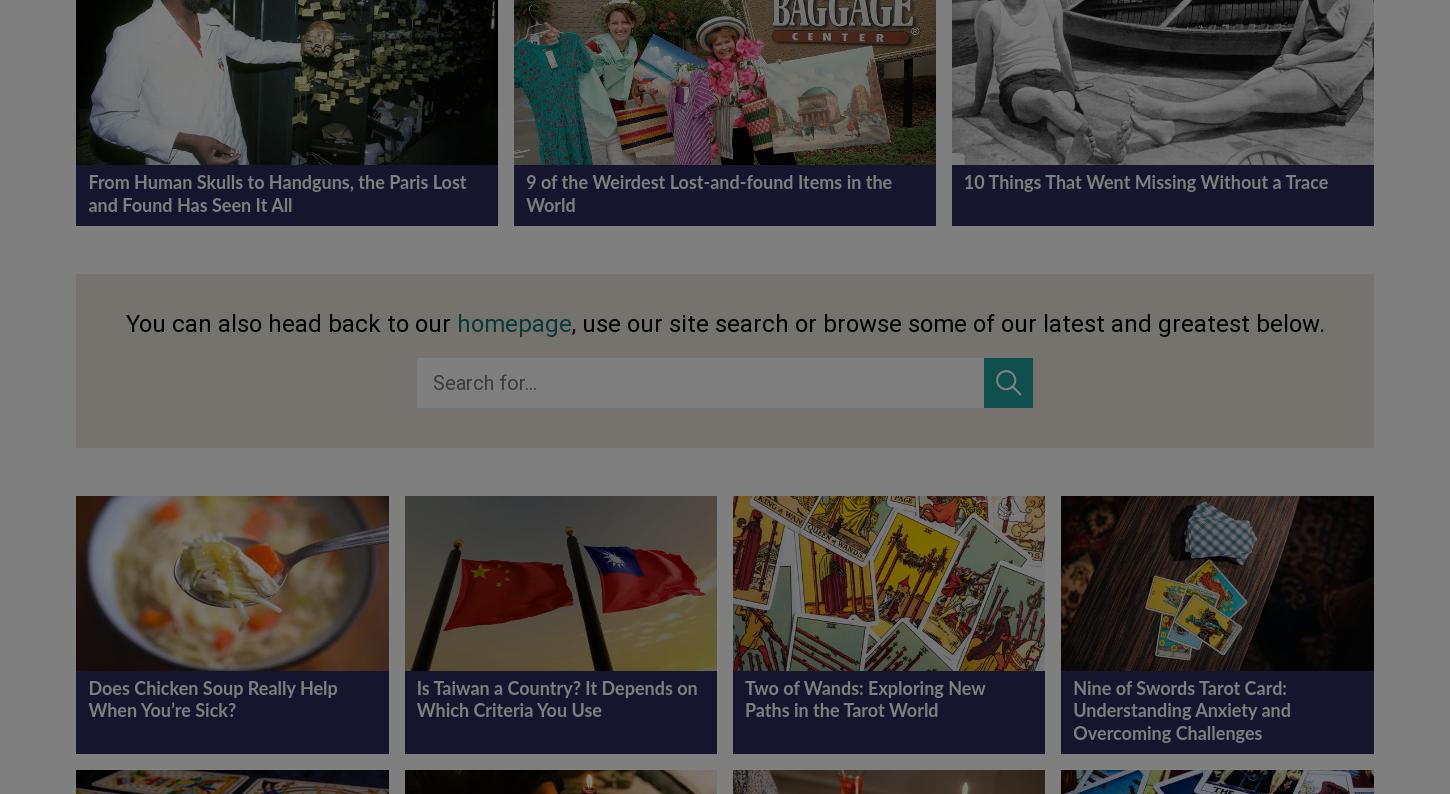 The height and width of the screenshot is (794, 1450). Describe the element at coordinates (513, 323) in the screenshot. I see `'homepage'` at that location.